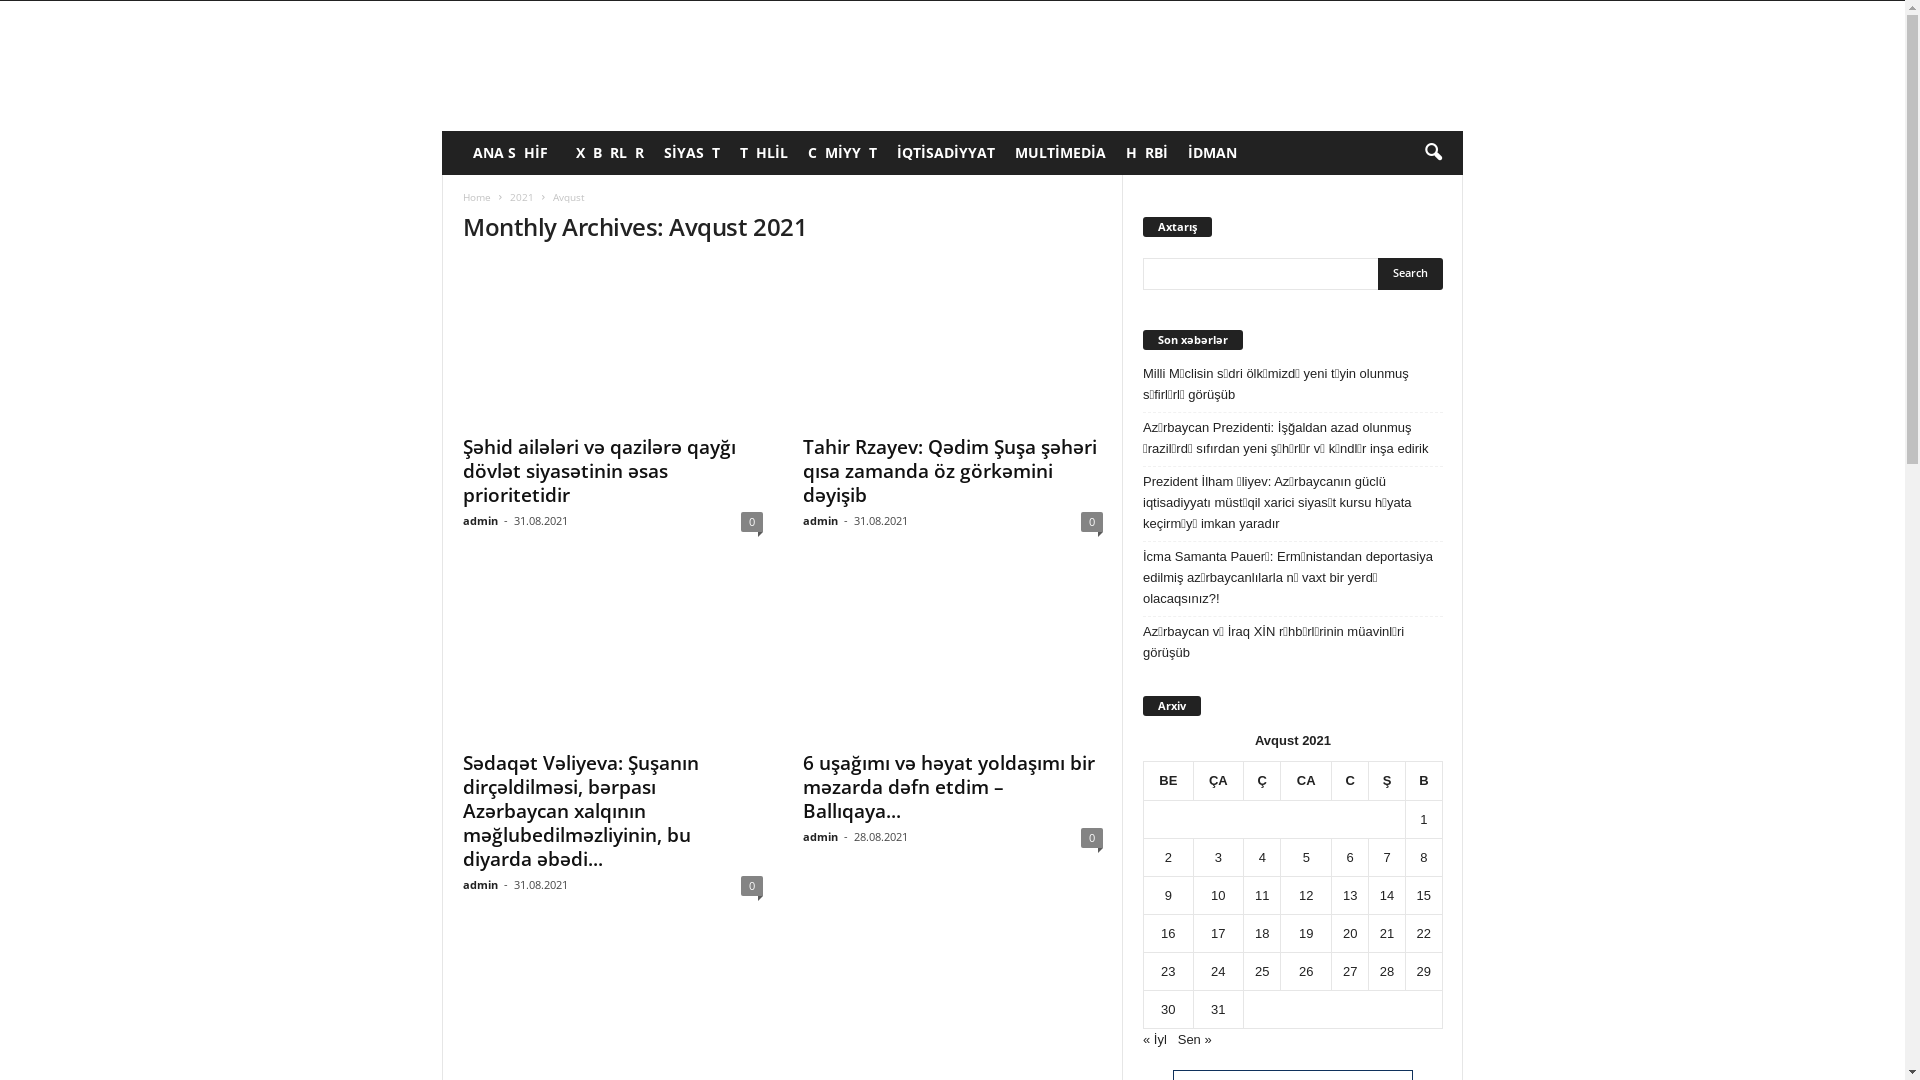 The width and height of the screenshot is (1920, 1080). What do you see at coordinates (1261, 856) in the screenshot?
I see `'4'` at bounding box center [1261, 856].